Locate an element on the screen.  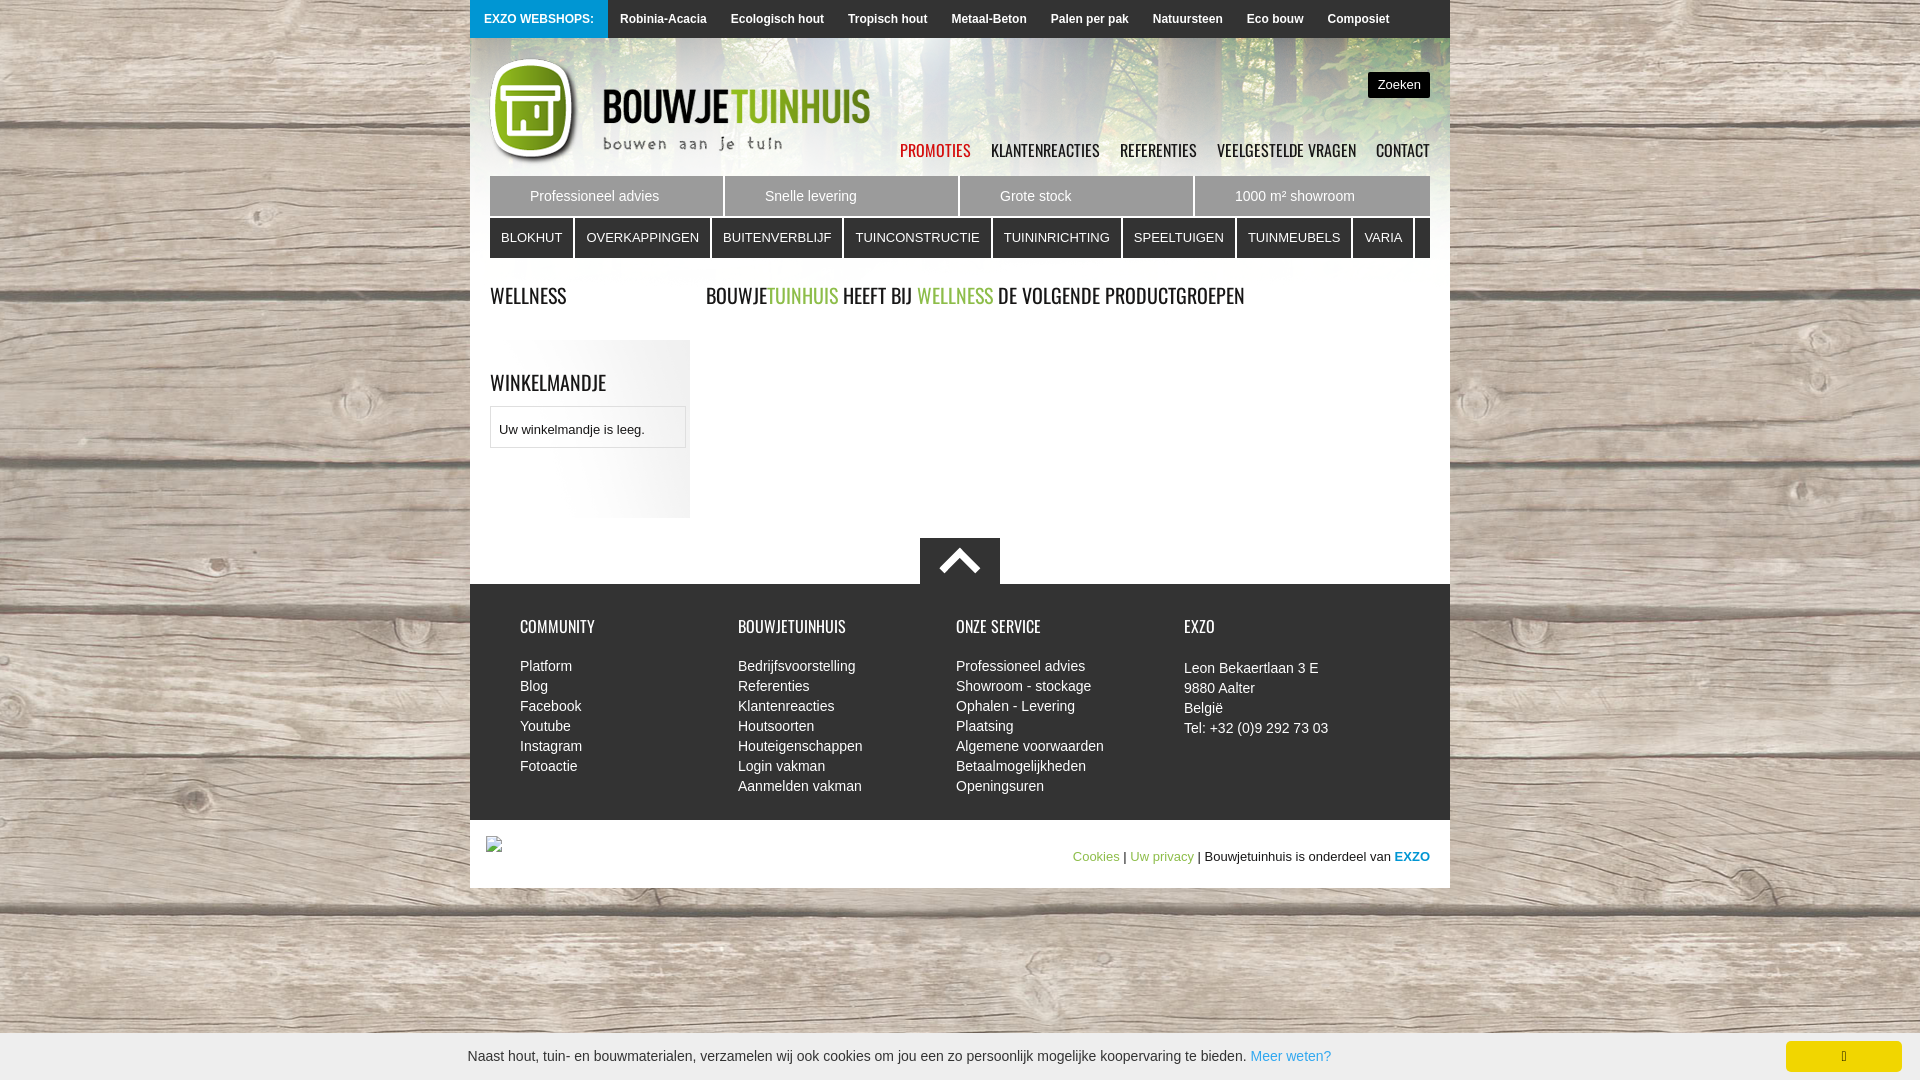
'Eco bouw' is located at coordinates (1274, 19).